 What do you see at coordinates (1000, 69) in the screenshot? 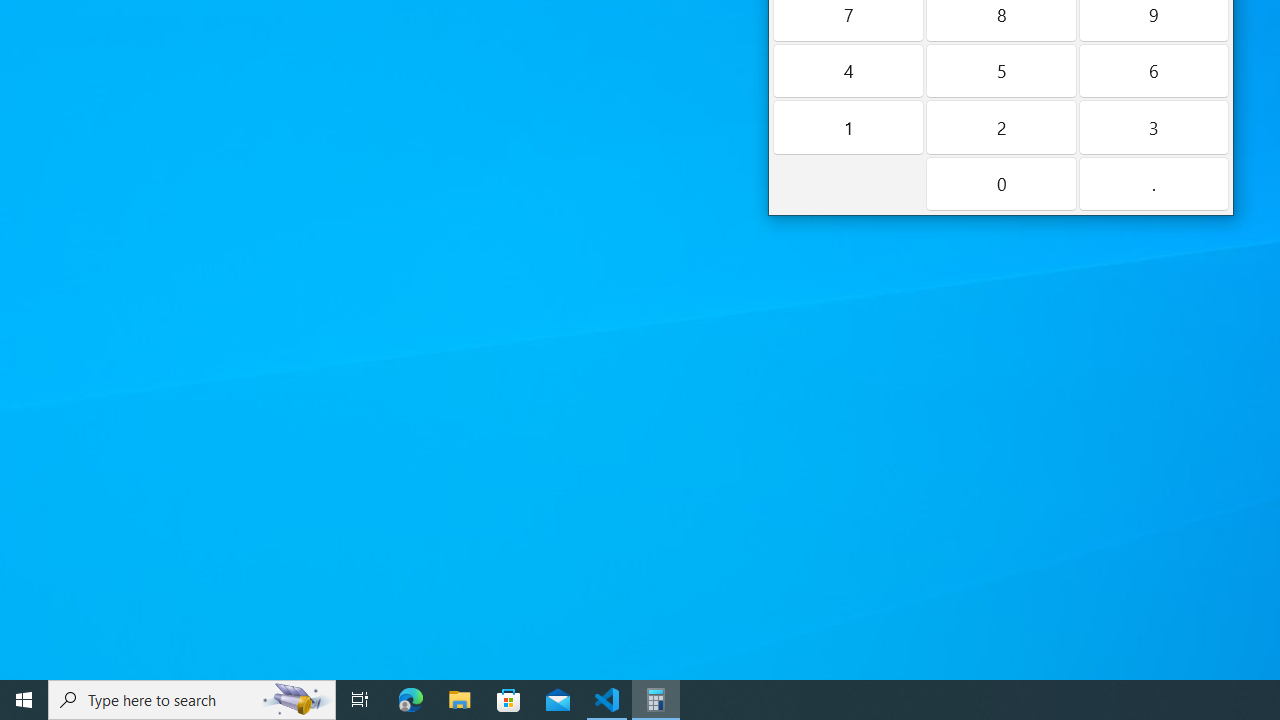
I see `'Five'` at bounding box center [1000, 69].